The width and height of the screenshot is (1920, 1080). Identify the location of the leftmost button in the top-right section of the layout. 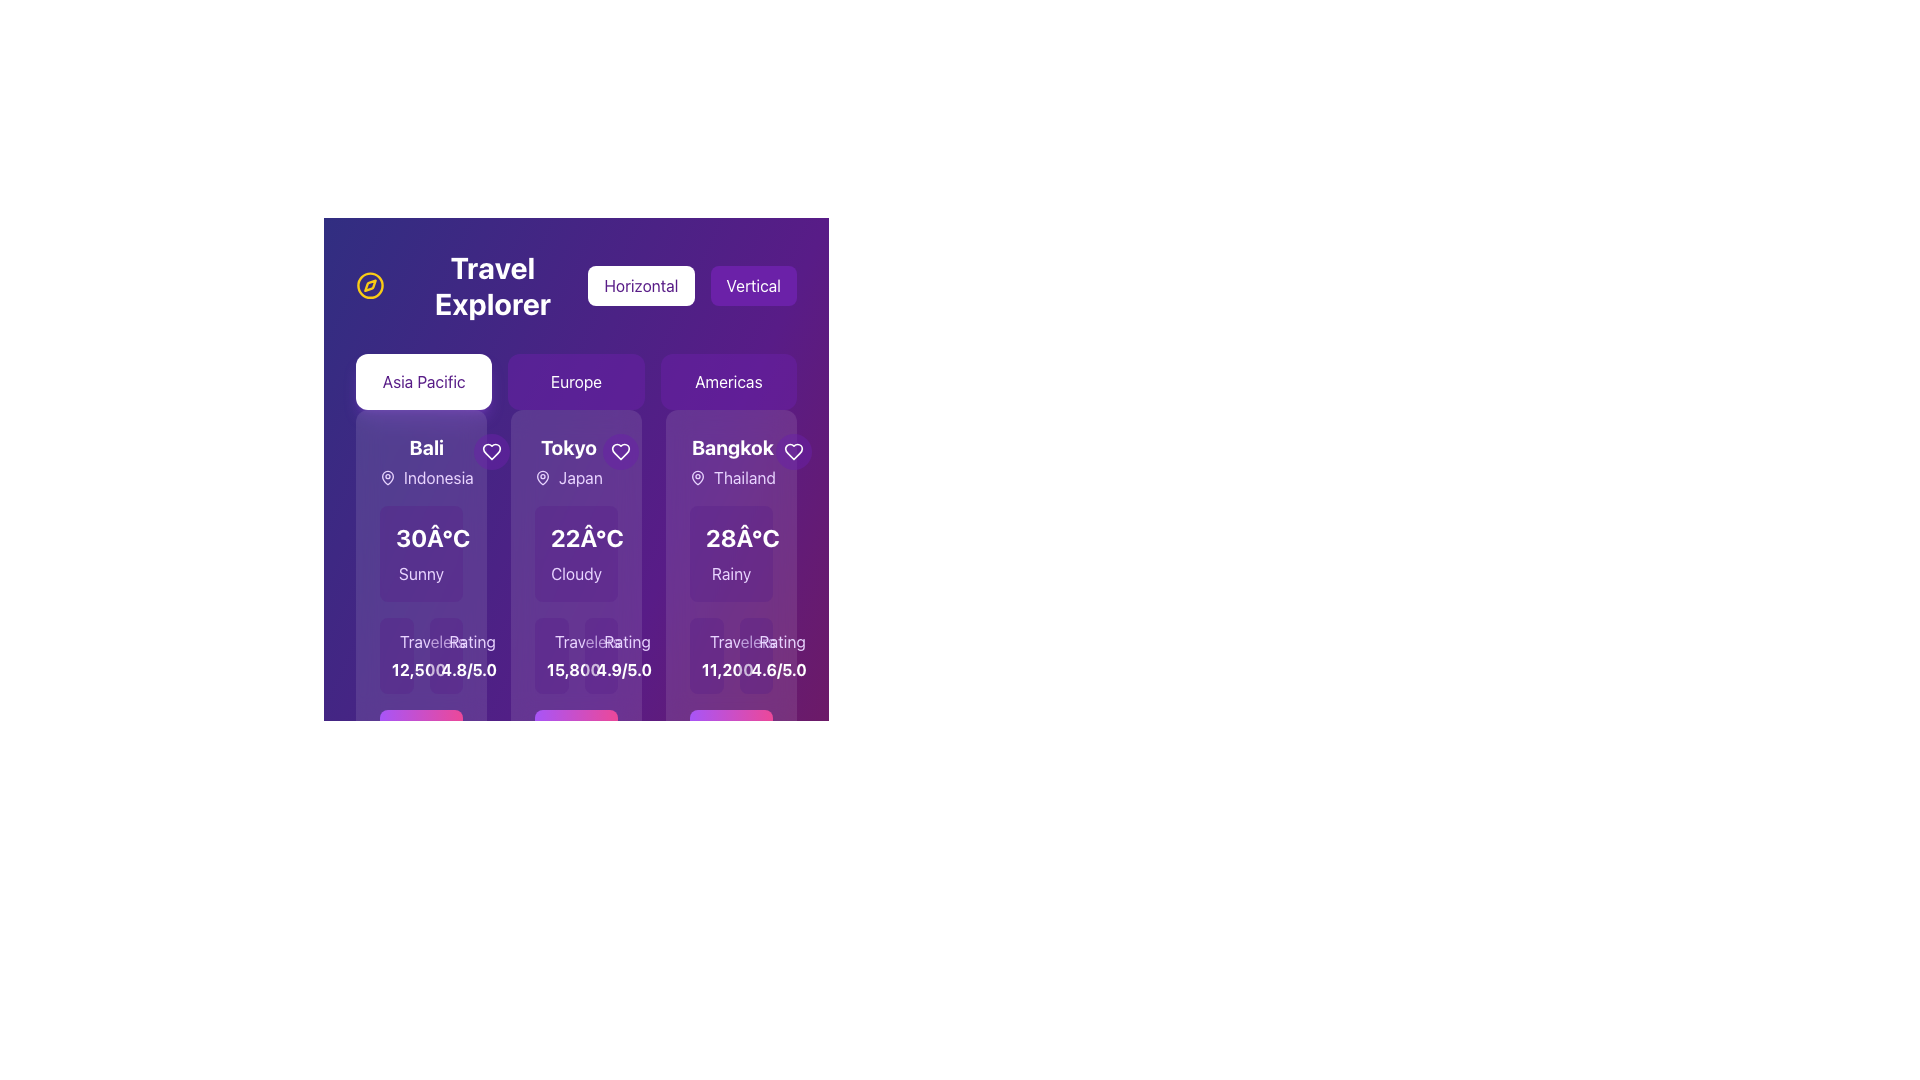
(641, 285).